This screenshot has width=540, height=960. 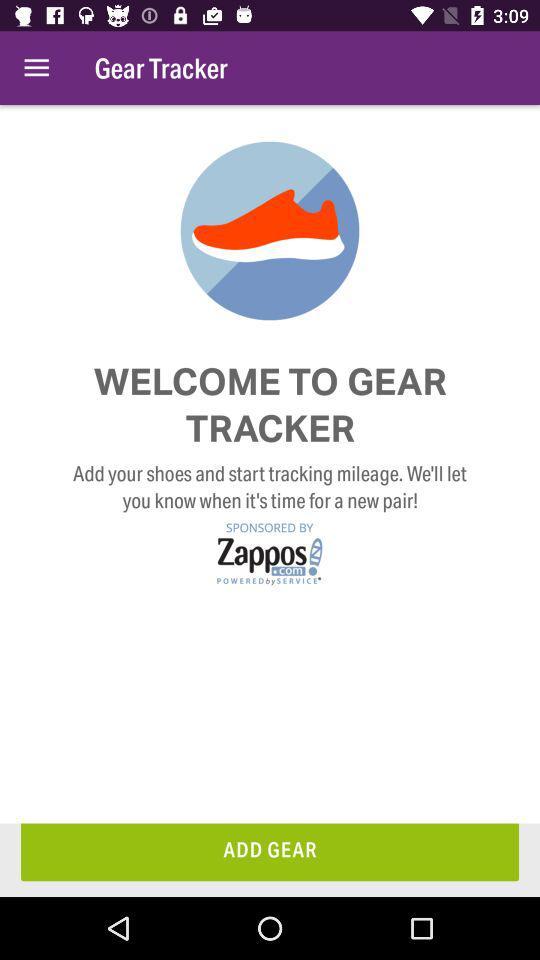 I want to click on the icon to the left of gear tracker, so click(x=36, y=68).